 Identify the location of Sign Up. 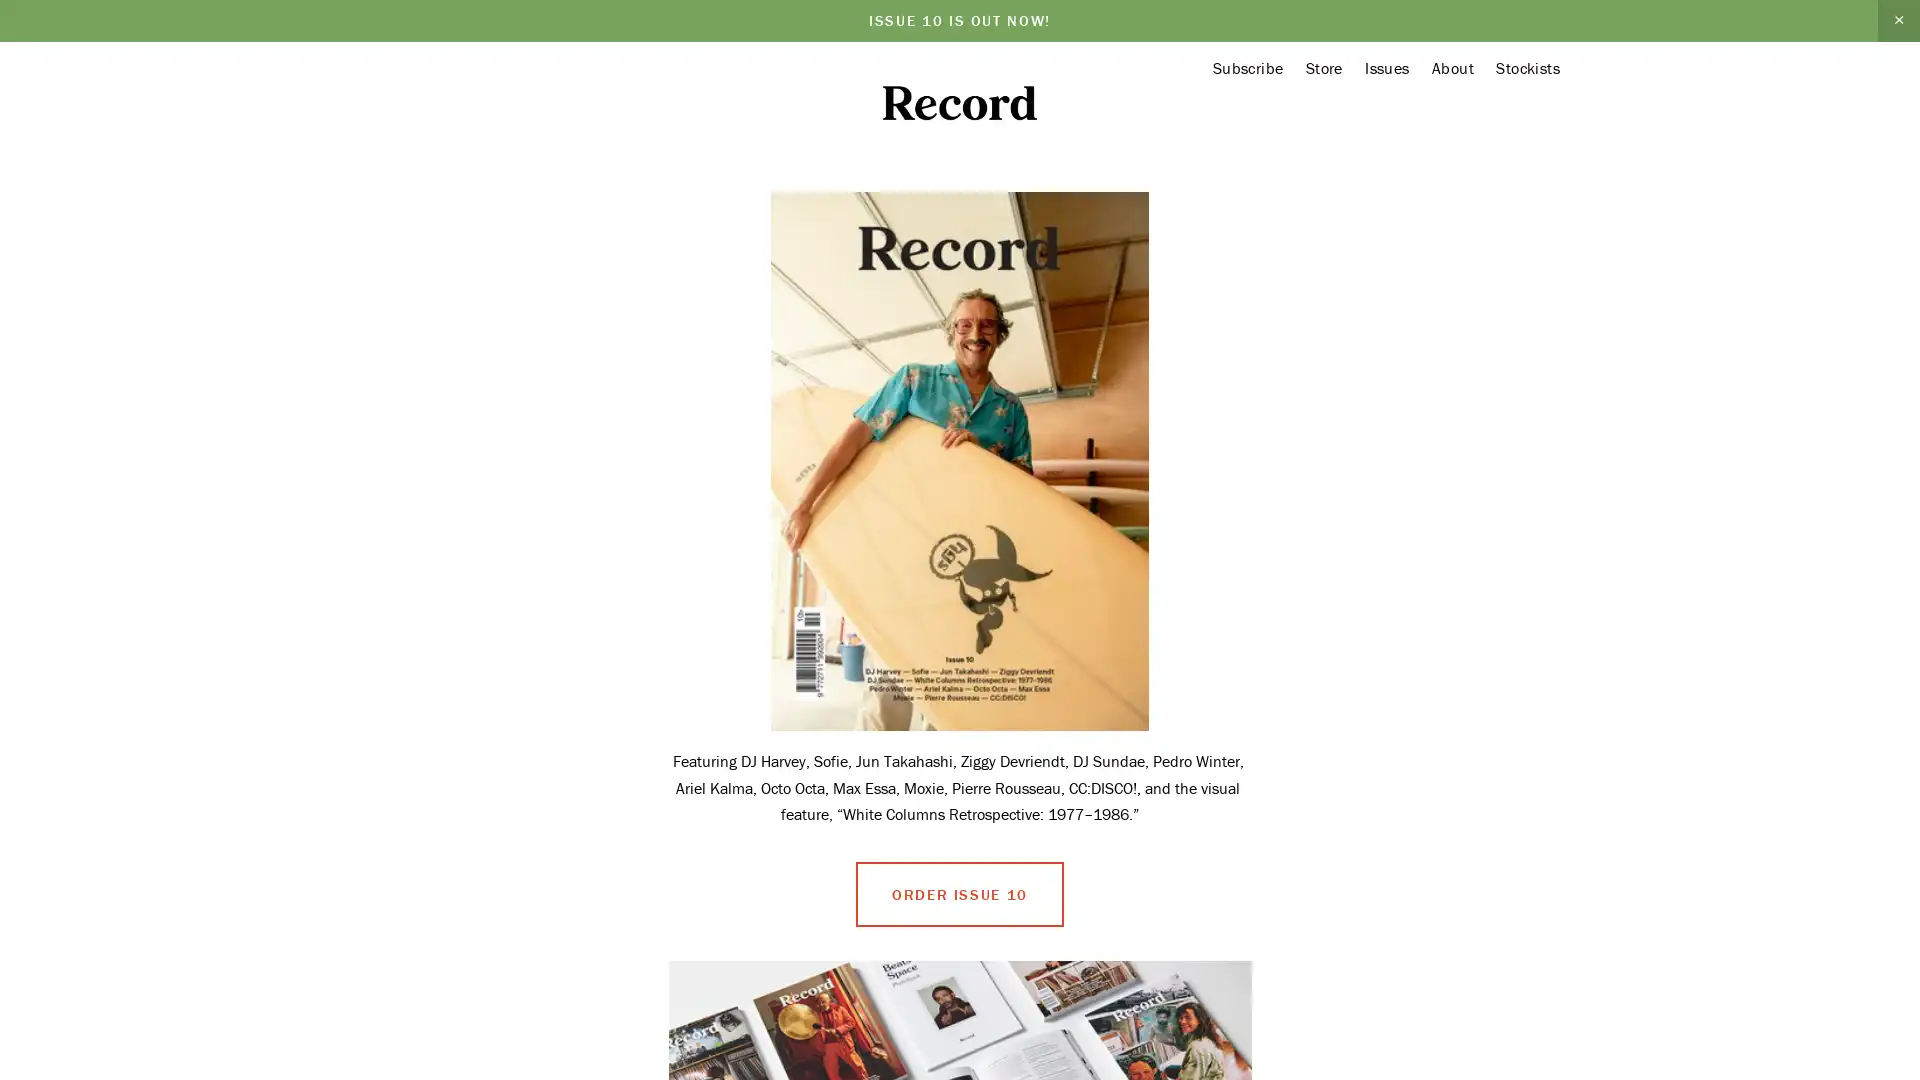
(1806, 963).